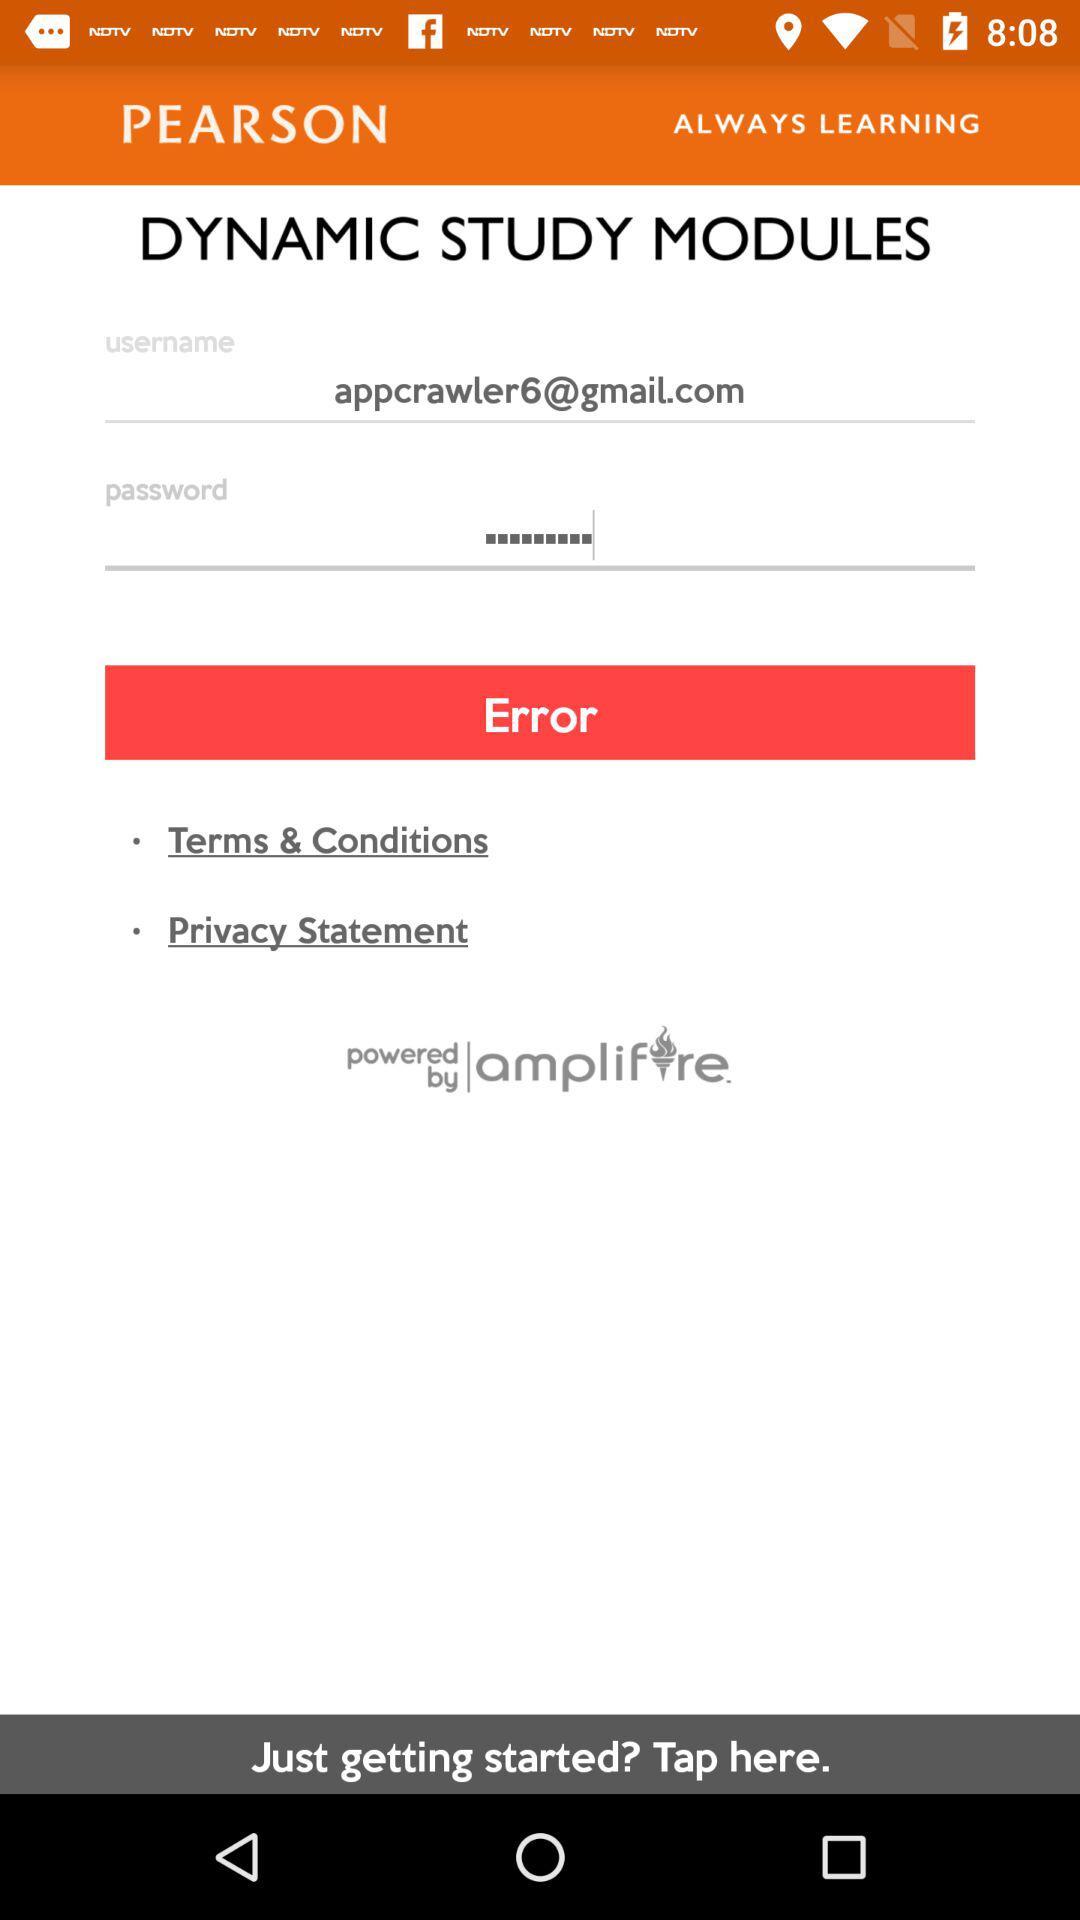 The width and height of the screenshot is (1080, 1920). What do you see at coordinates (540, 1753) in the screenshot?
I see `the just getting started icon` at bounding box center [540, 1753].